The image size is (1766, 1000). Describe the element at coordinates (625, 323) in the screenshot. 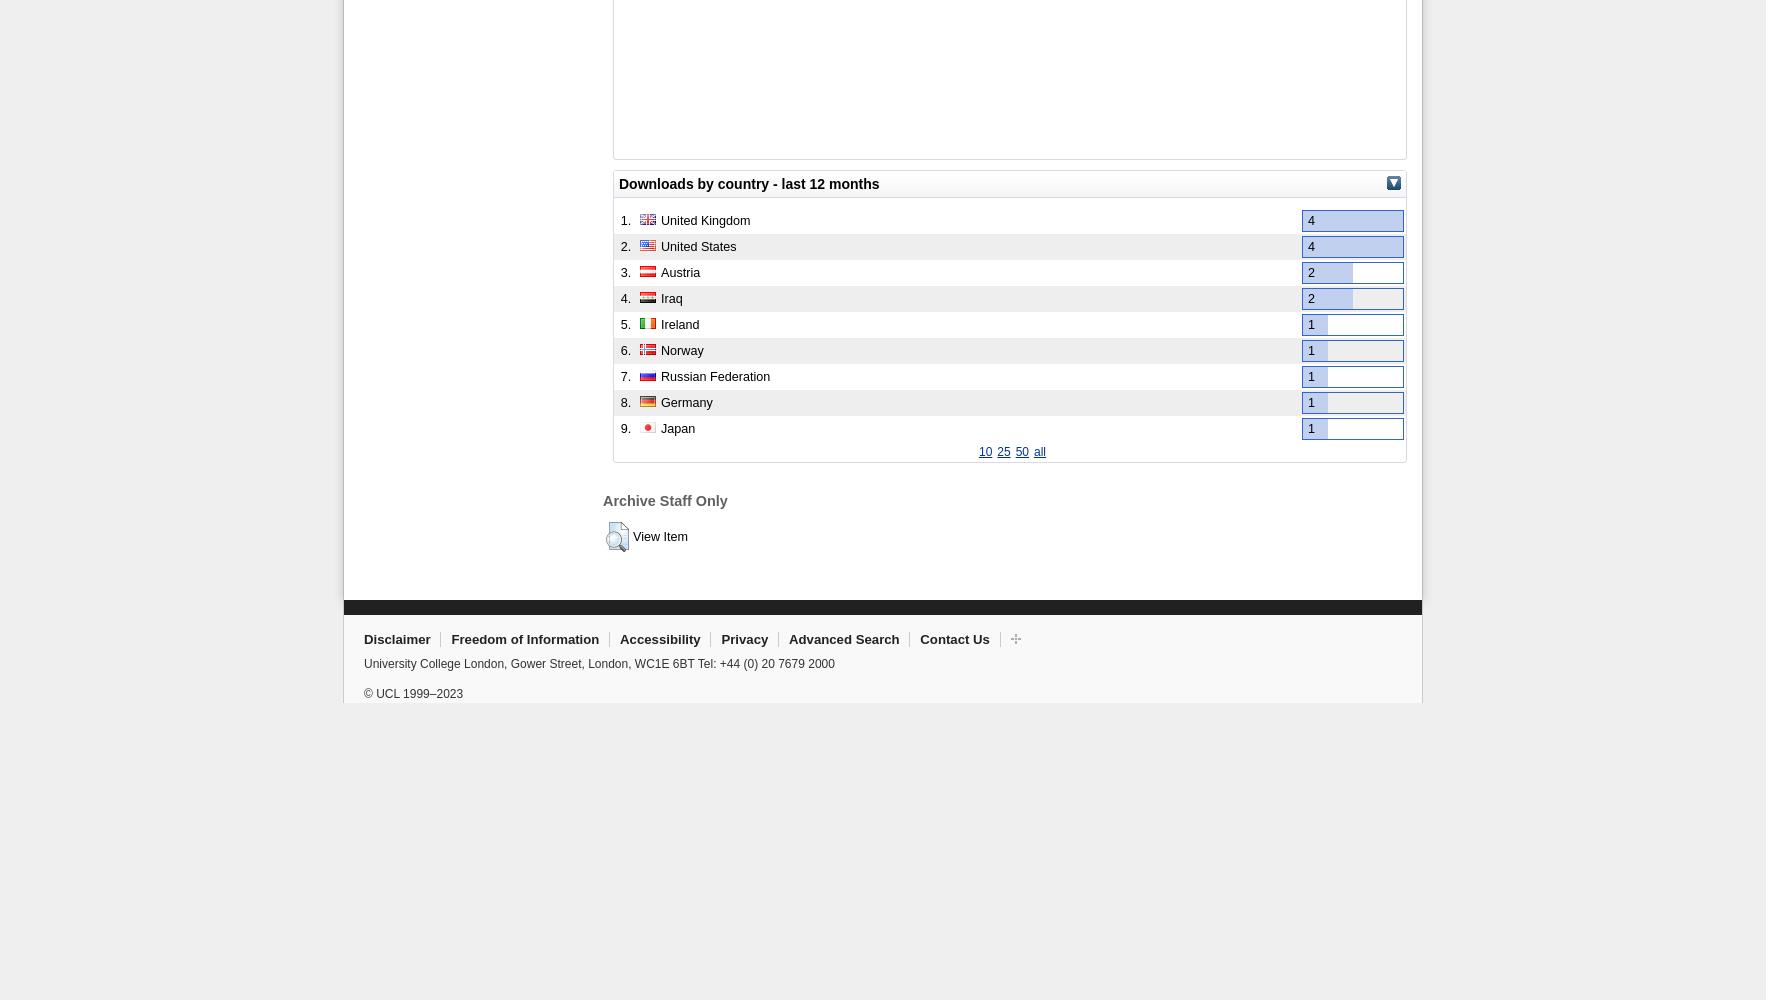

I see `'5.'` at that location.